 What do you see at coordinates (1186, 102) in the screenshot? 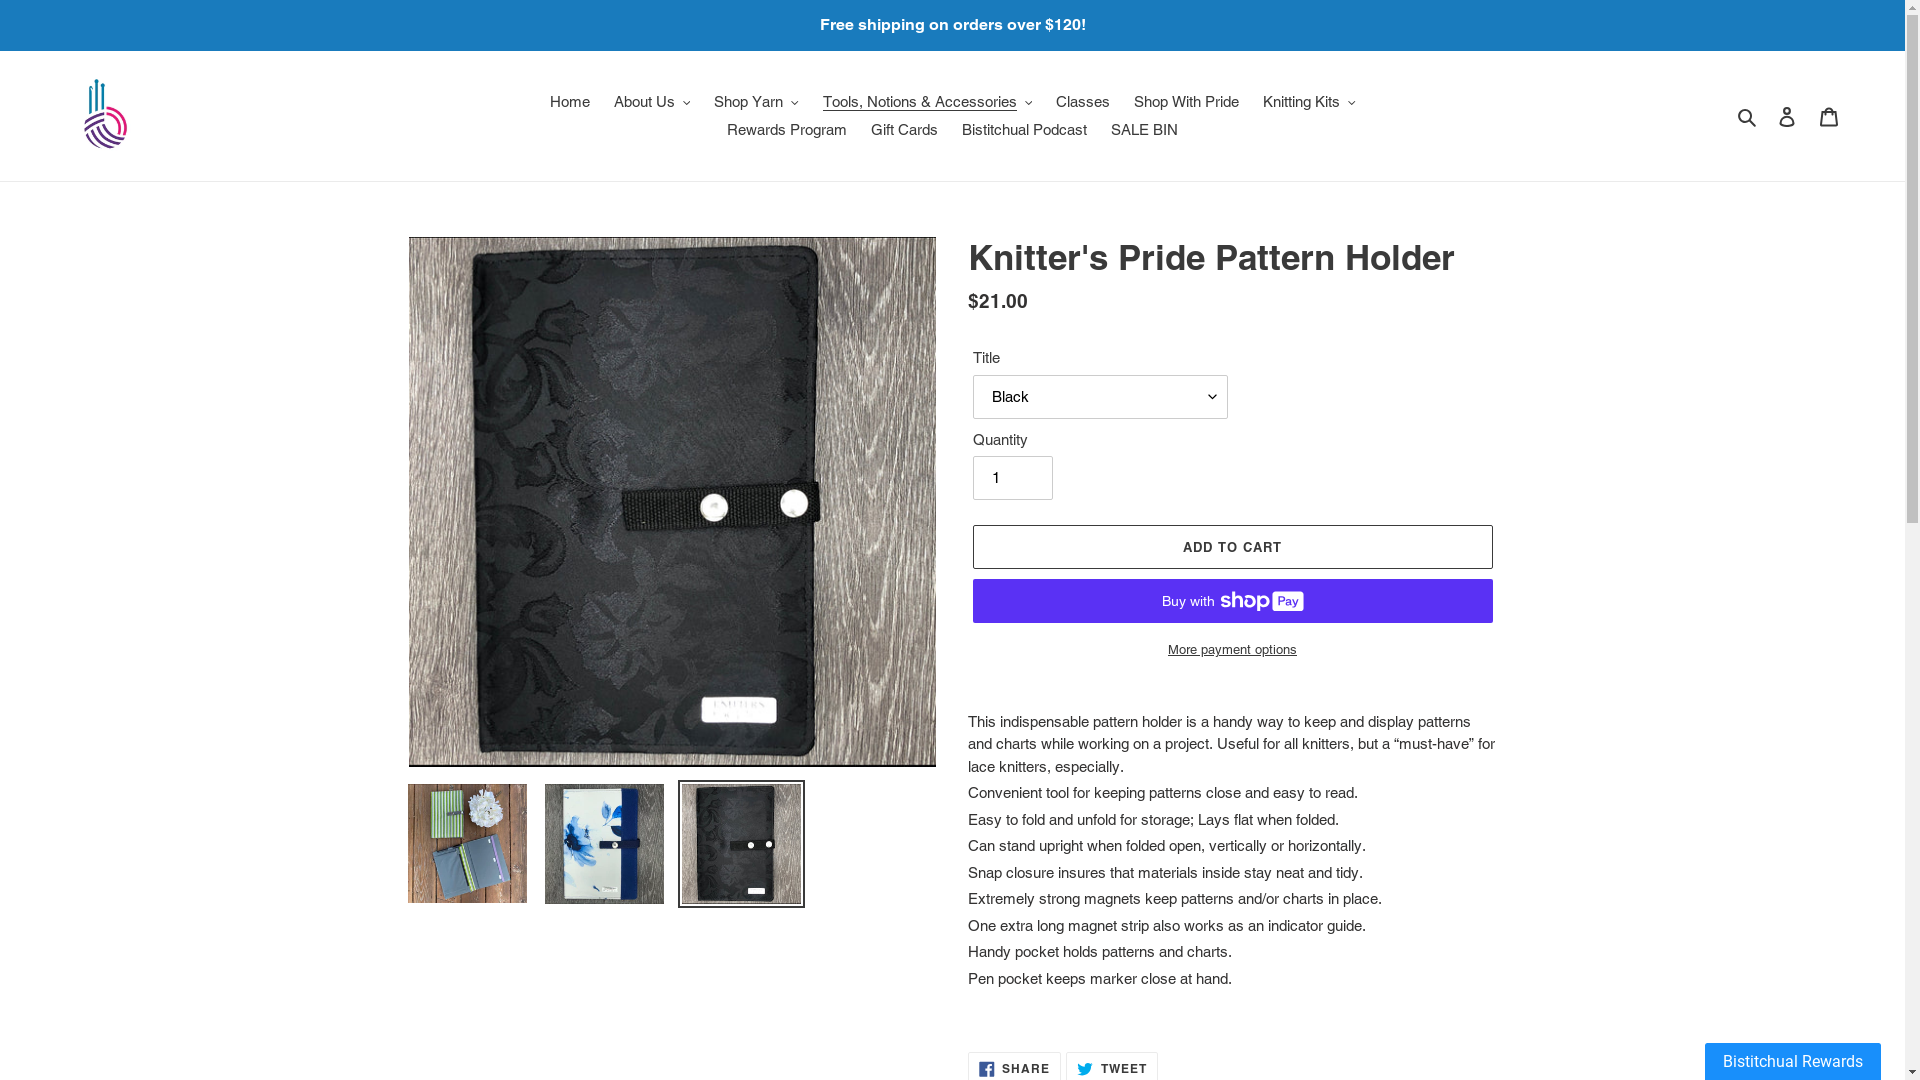
I see `'Shop With Pride'` at bounding box center [1186, 102].